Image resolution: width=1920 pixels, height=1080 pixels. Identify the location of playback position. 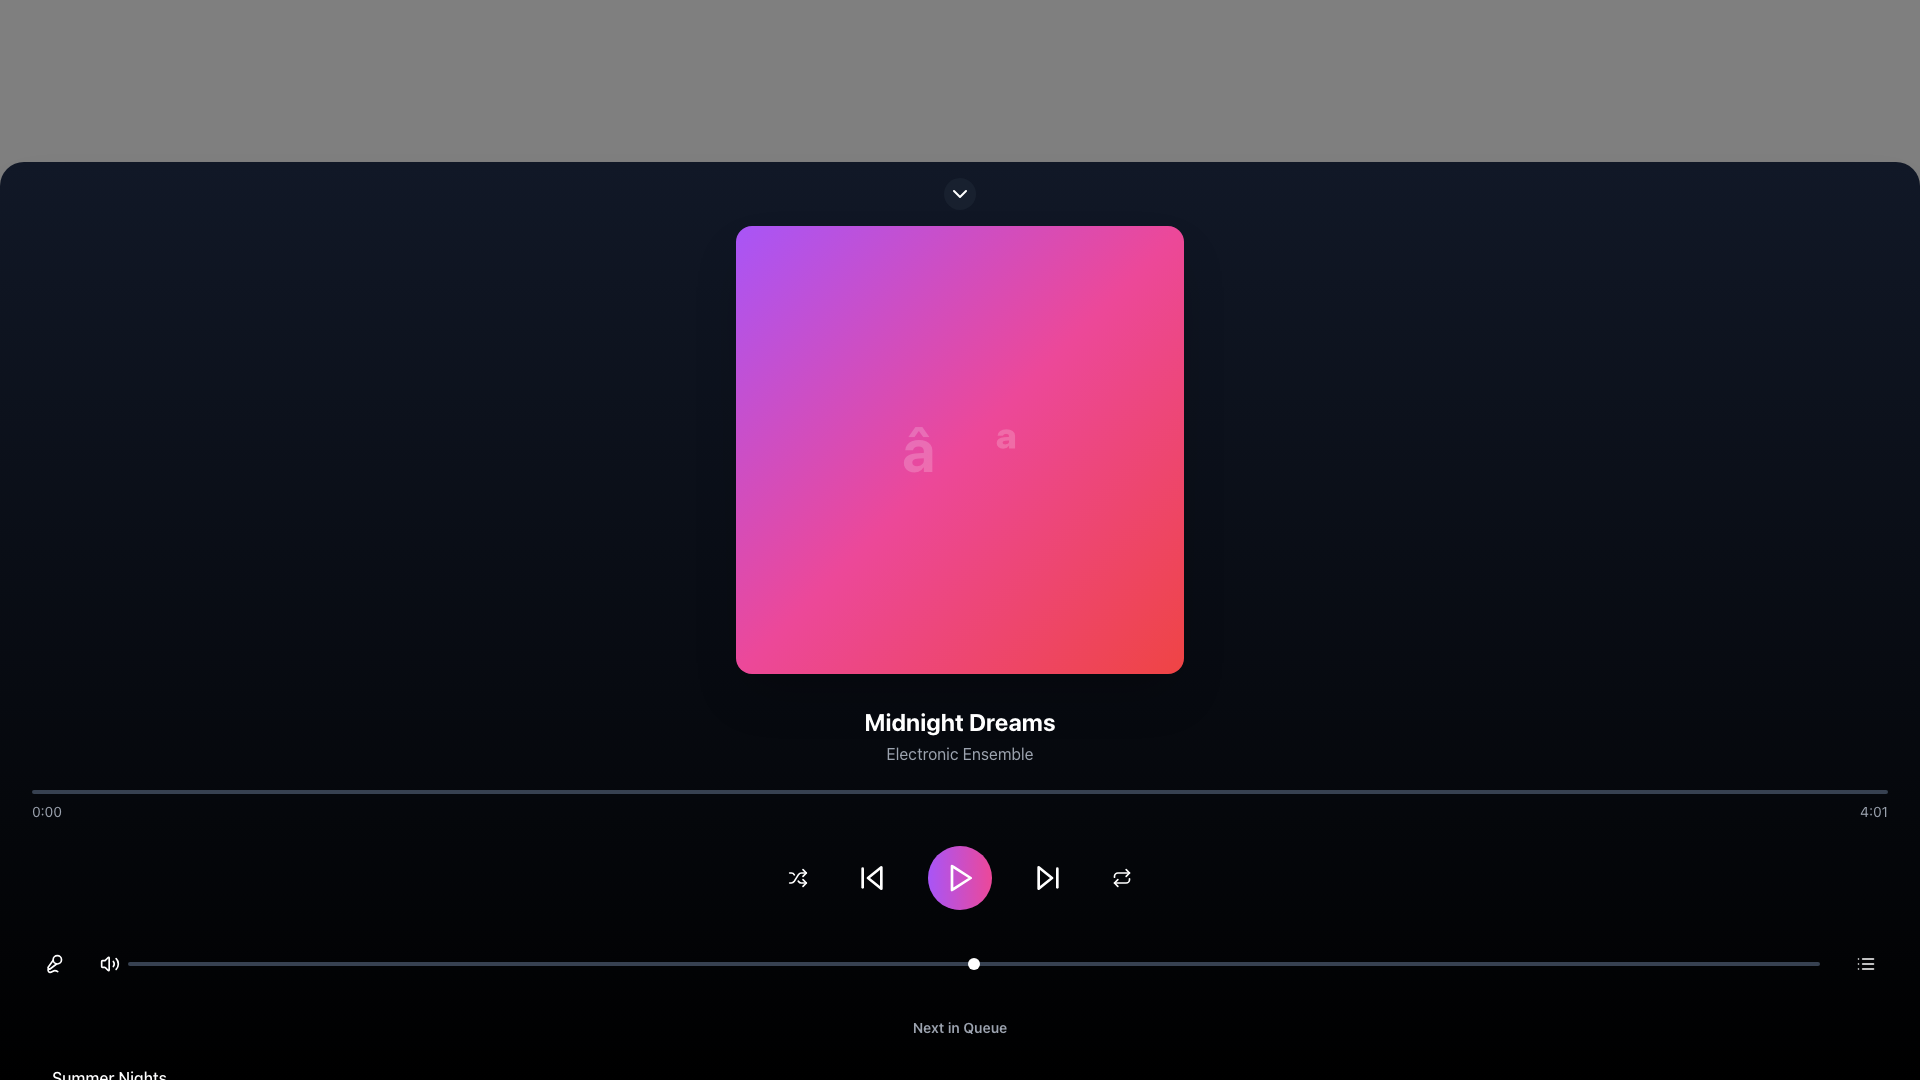
(1813, 790).